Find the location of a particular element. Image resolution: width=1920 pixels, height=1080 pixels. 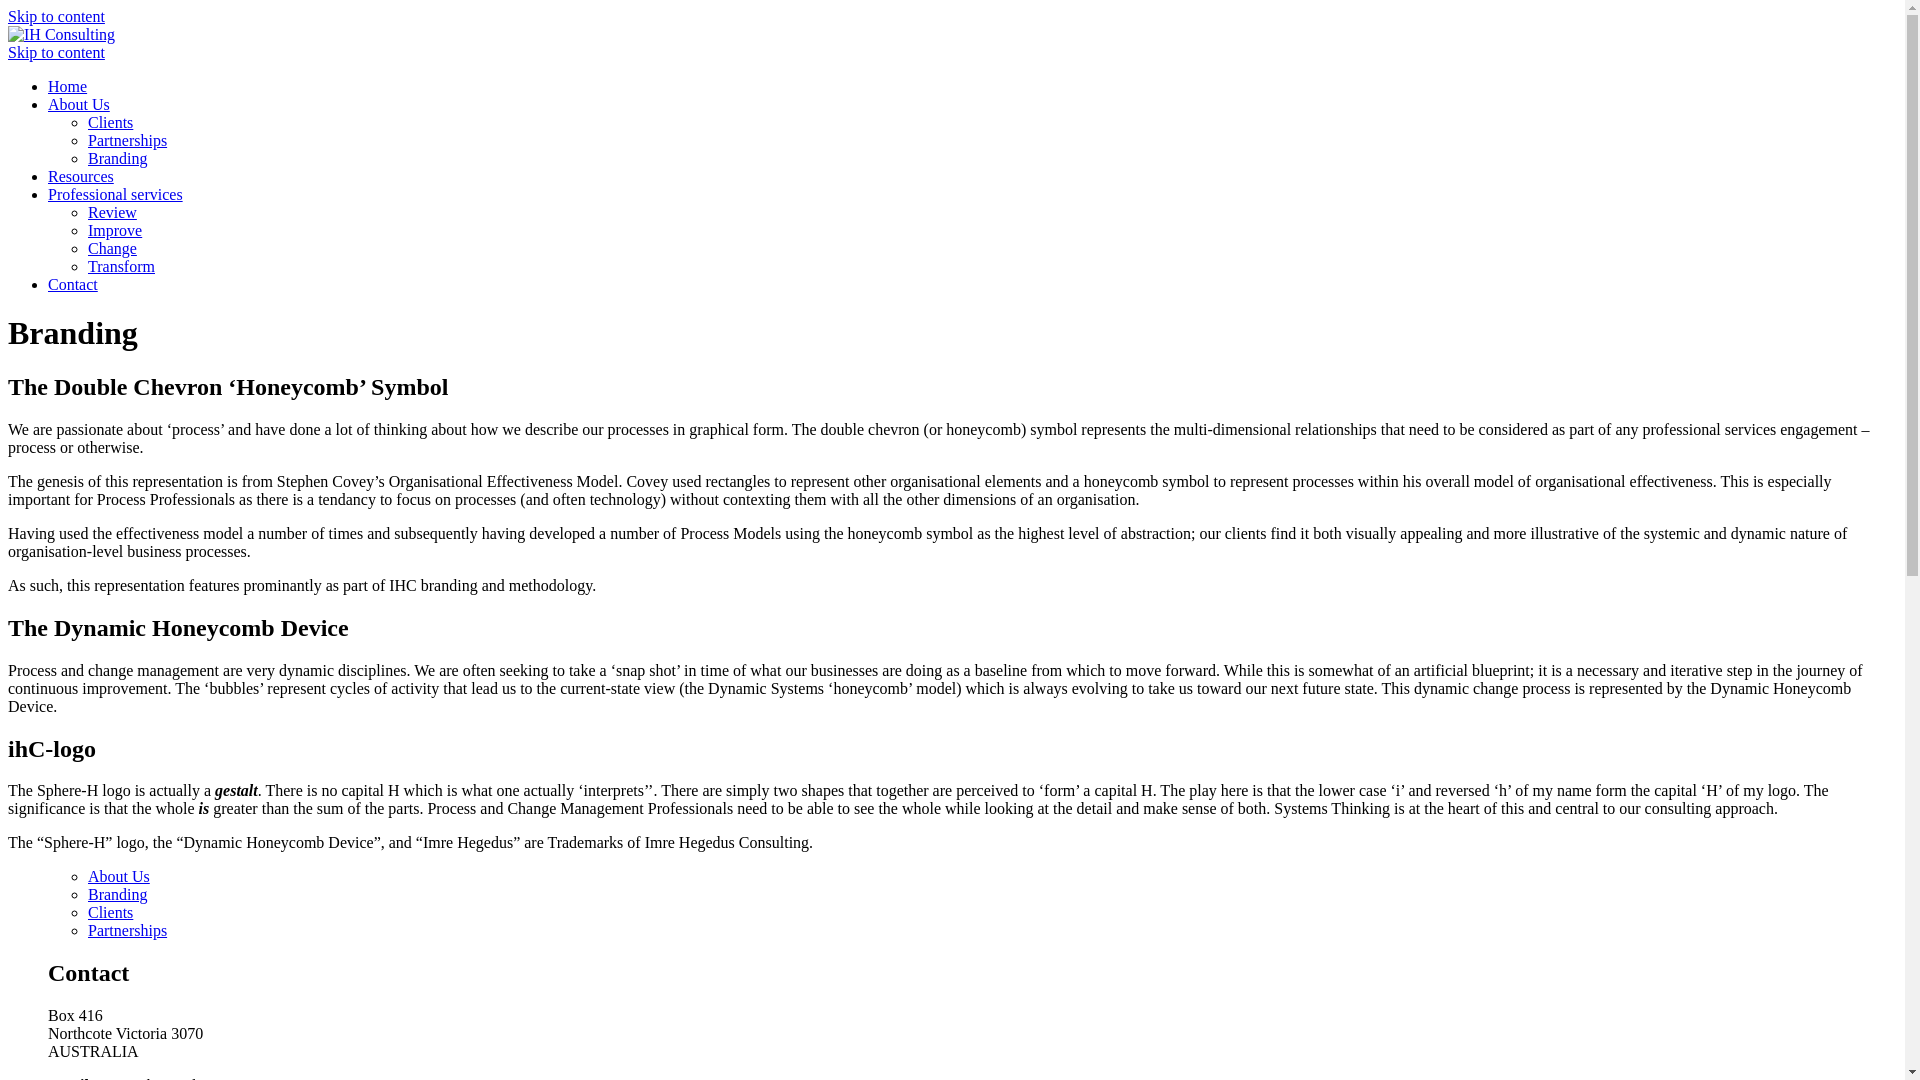

'Partnerships' is located at coordinates (126, 930).